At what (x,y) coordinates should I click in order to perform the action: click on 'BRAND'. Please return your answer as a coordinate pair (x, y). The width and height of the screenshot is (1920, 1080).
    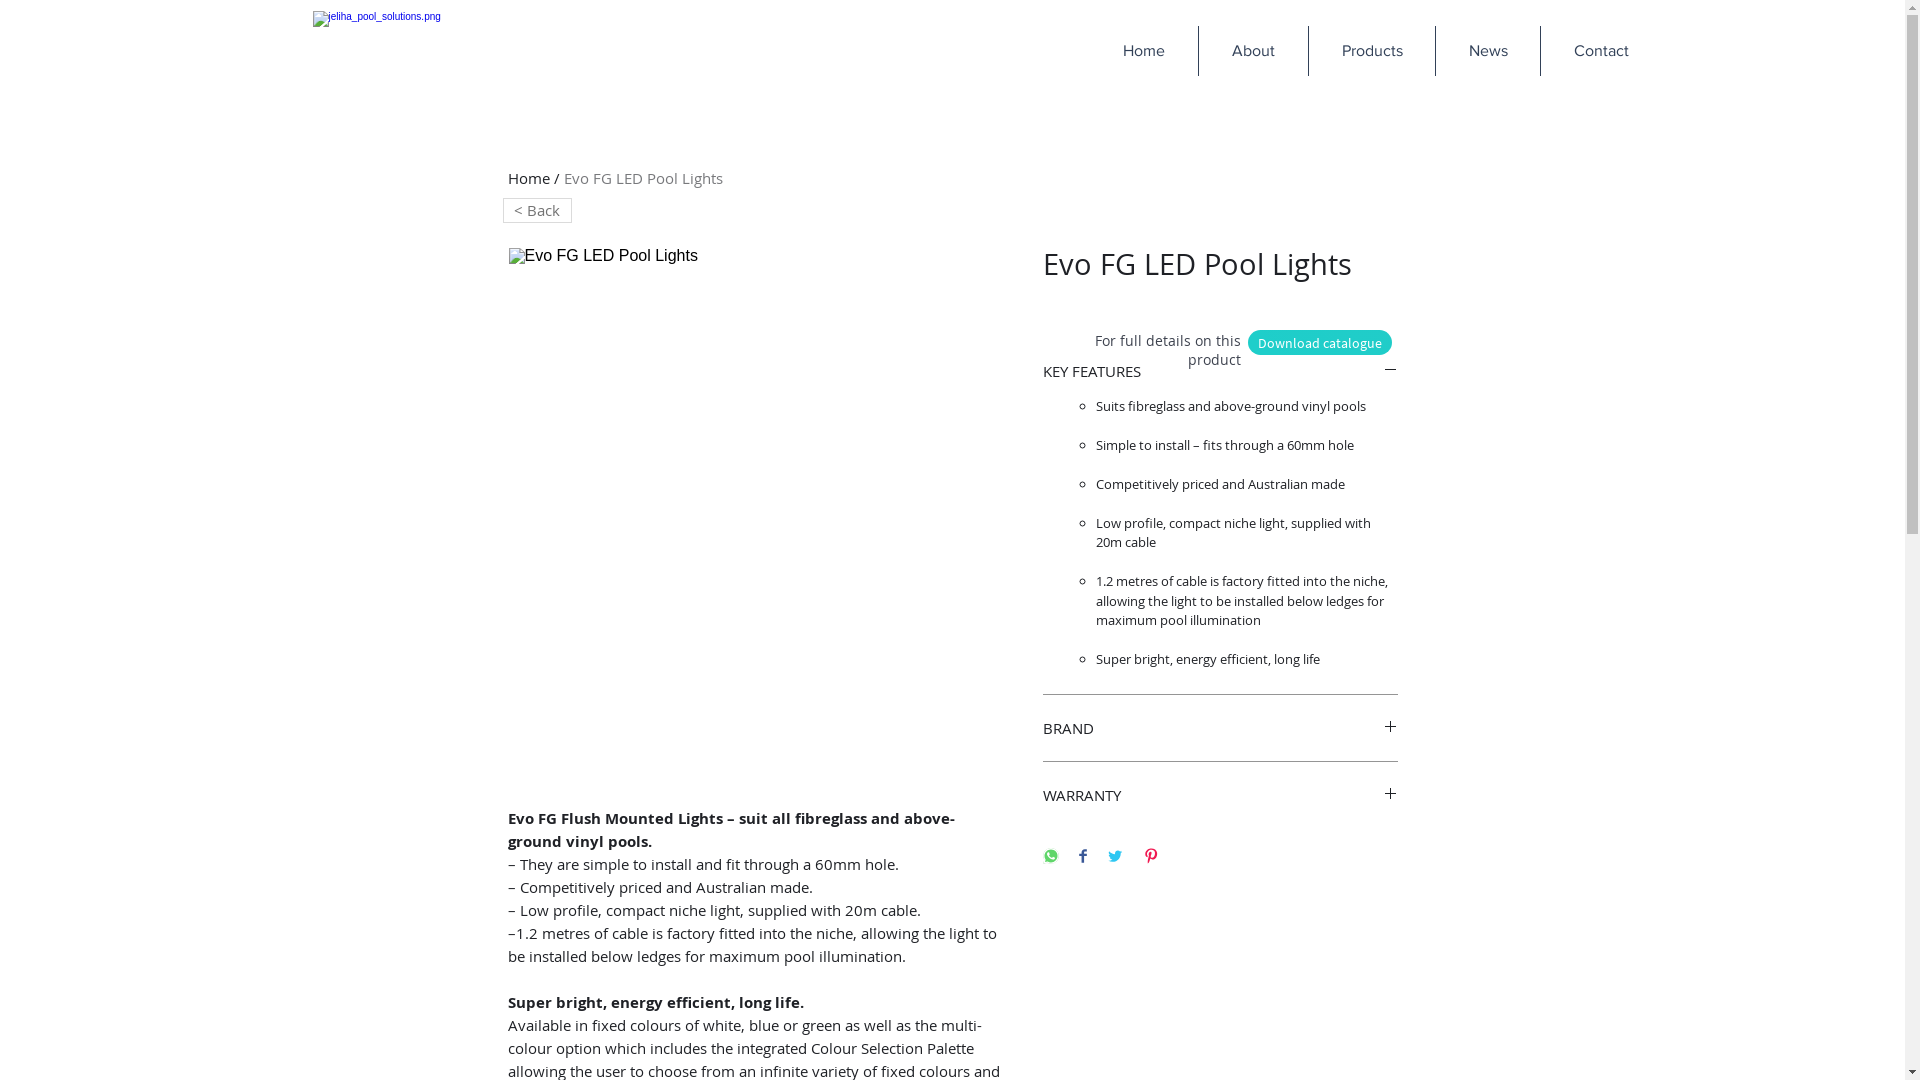
    Looking at the image, I should click on (1218, 728).